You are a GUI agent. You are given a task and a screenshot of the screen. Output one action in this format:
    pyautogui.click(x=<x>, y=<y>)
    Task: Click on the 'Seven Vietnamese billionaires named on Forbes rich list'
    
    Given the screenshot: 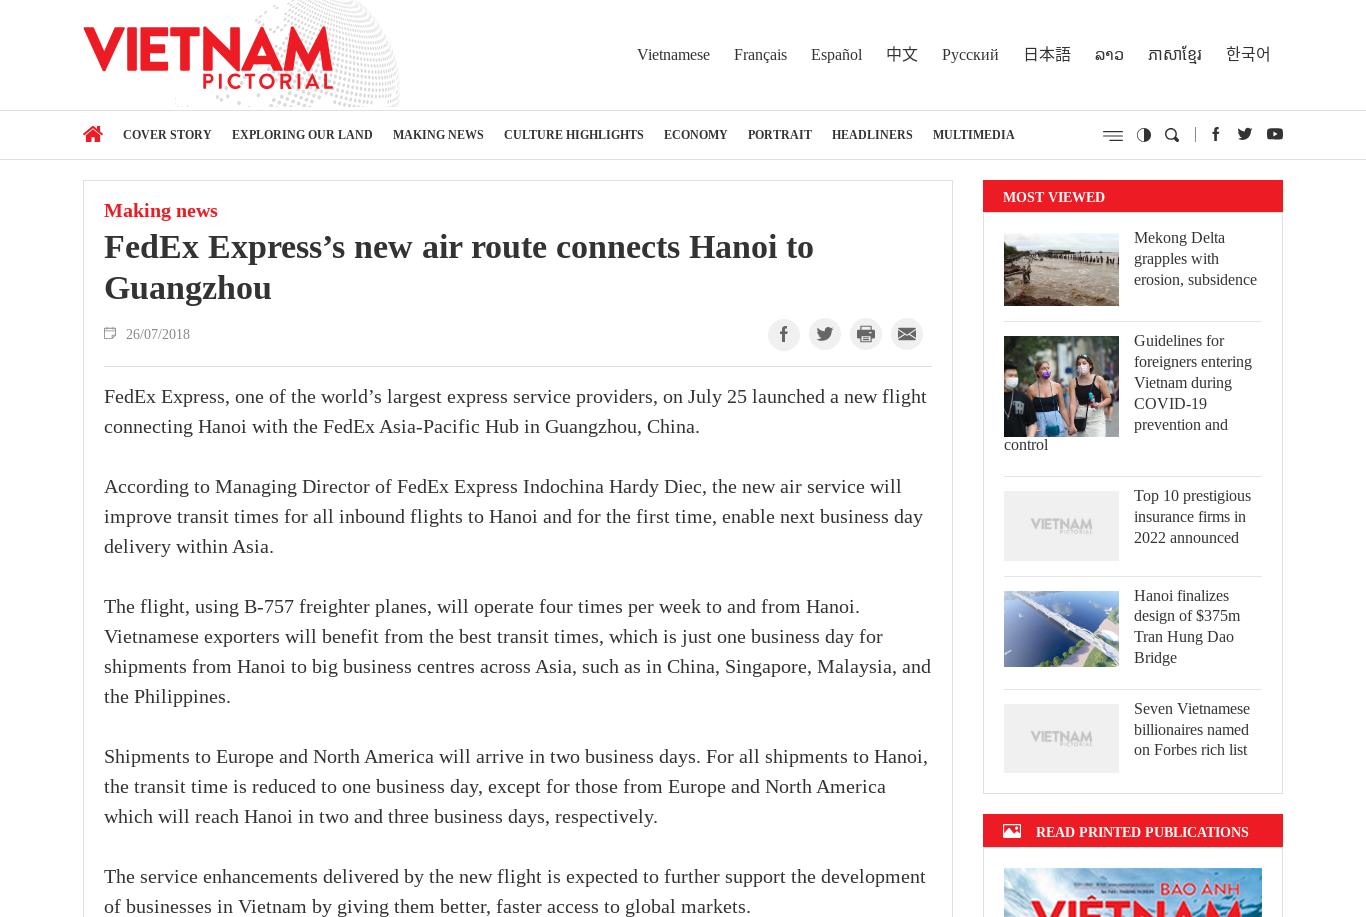 What is the action you would take?
    pyautogui.click(x=1191, y=727)
    